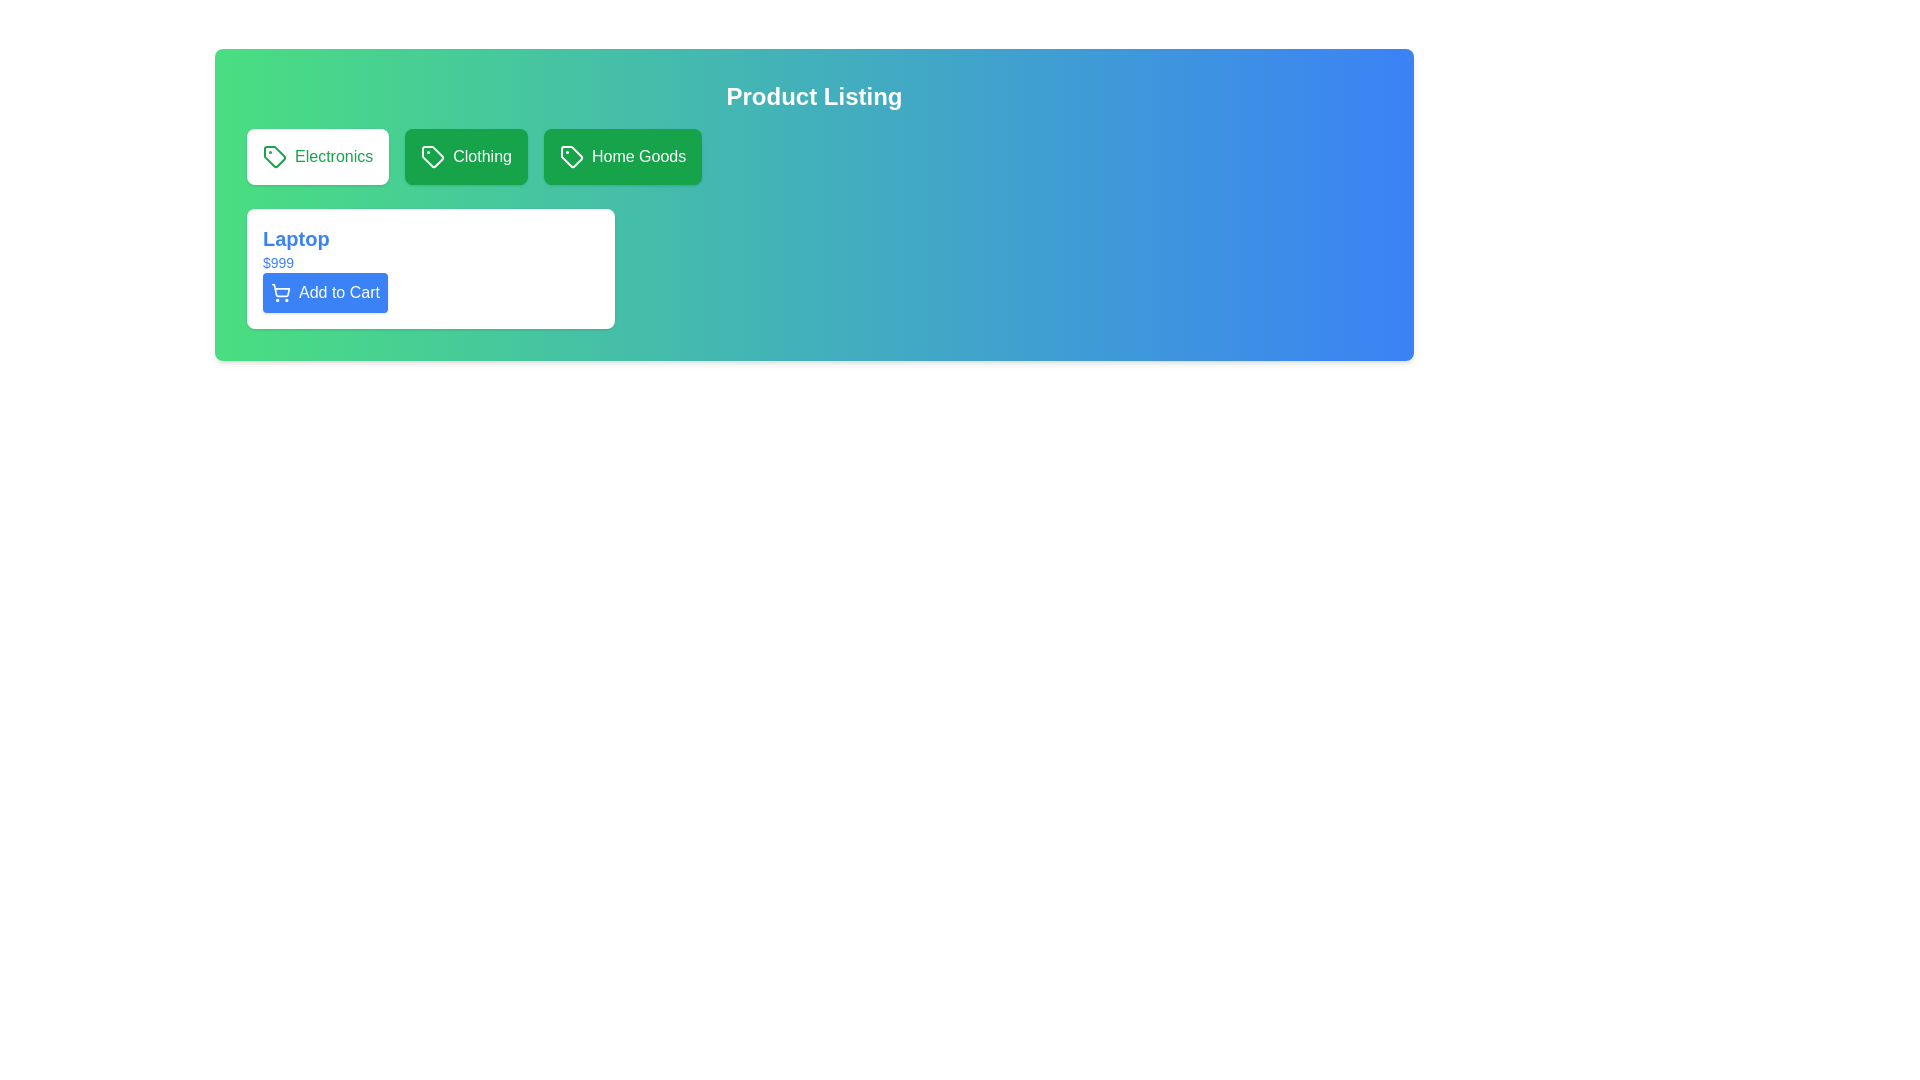 This screenshot has width=1920, height=1080. I want to click on the 'Home Goods' category label located at the center of the green button beneath the 'Product Listing' header, so click(638, 156).